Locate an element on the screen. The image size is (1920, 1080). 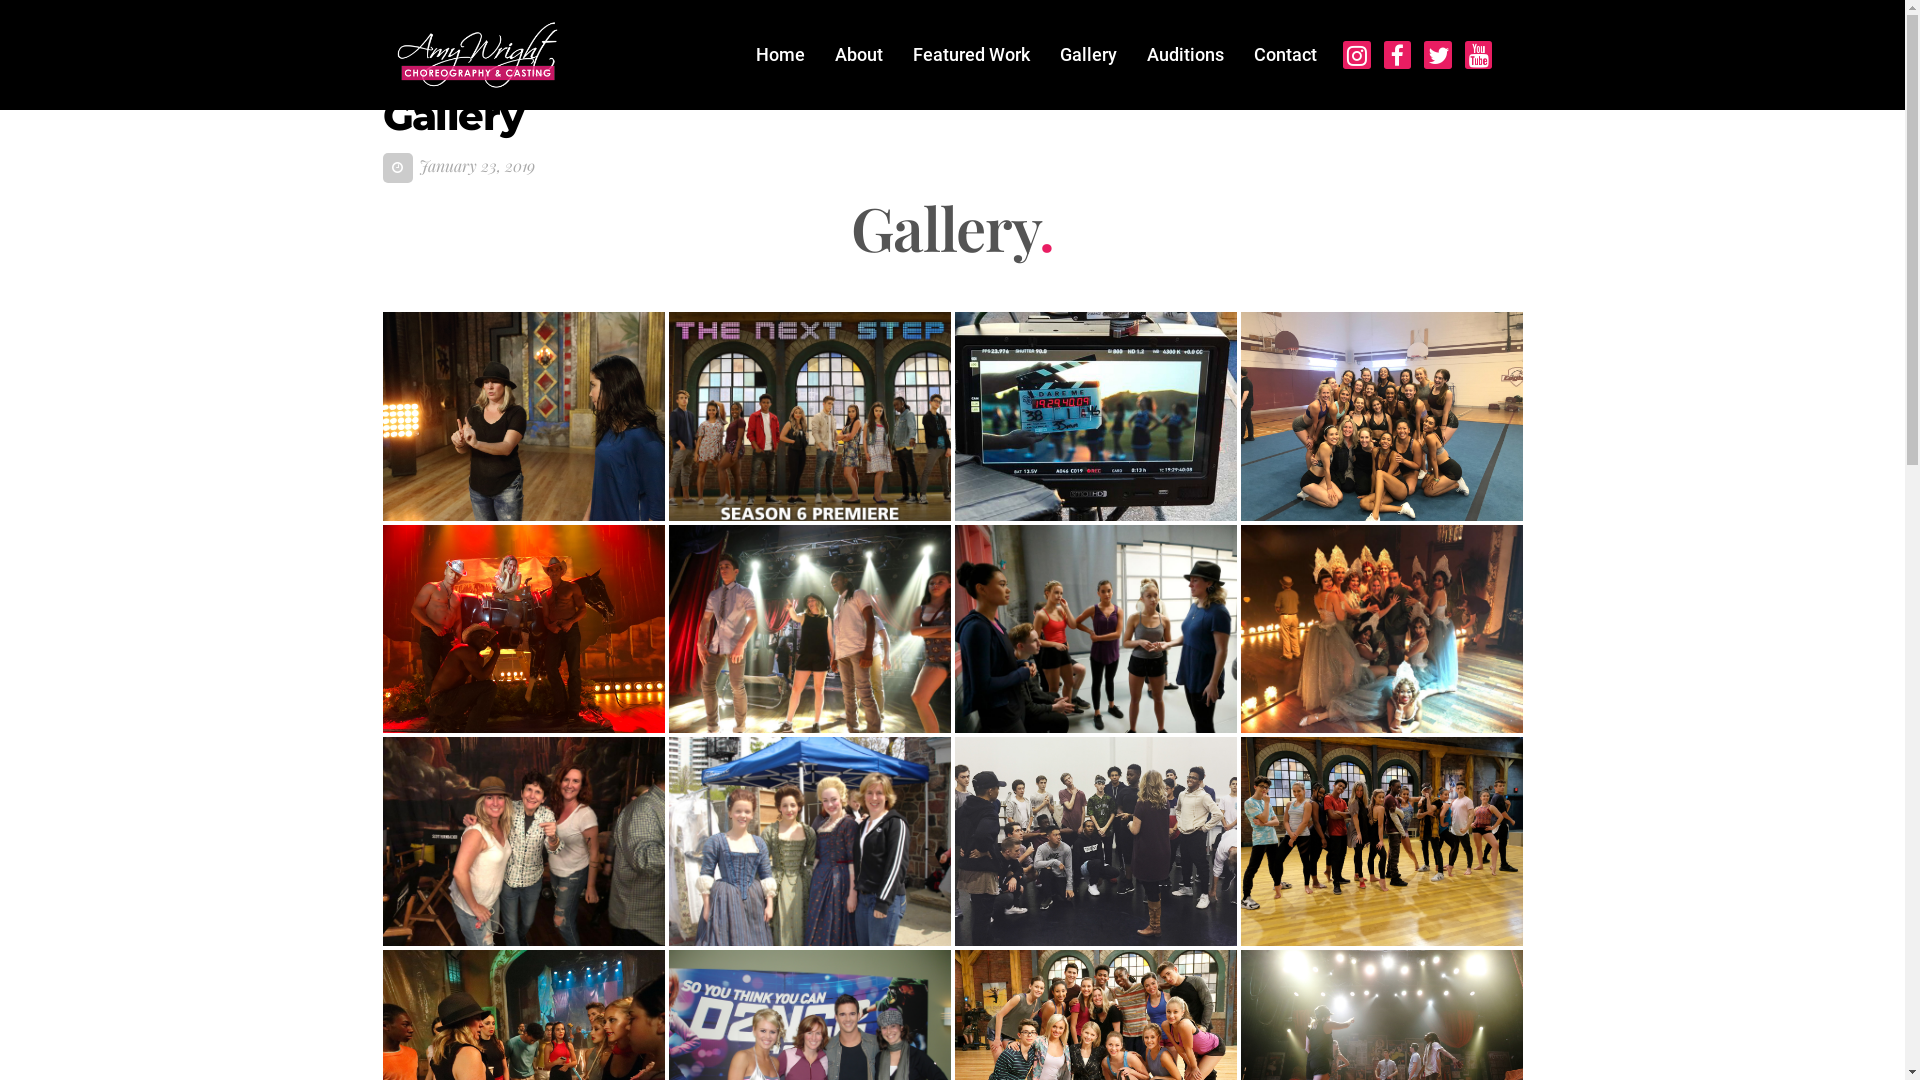
'Auditions' is located at coordinates (1185, 53).